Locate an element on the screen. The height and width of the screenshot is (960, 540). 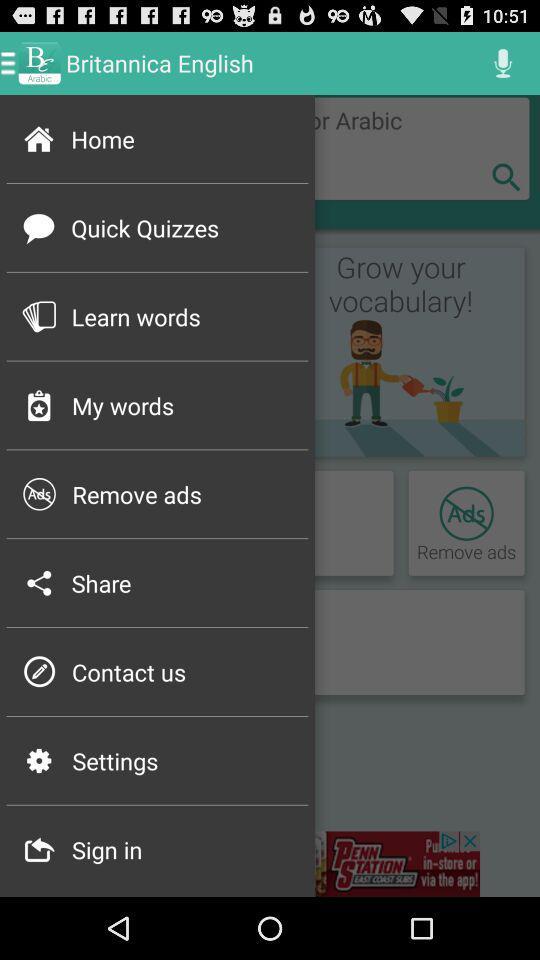
icon to the right of a is located at coordinates (270, 863).